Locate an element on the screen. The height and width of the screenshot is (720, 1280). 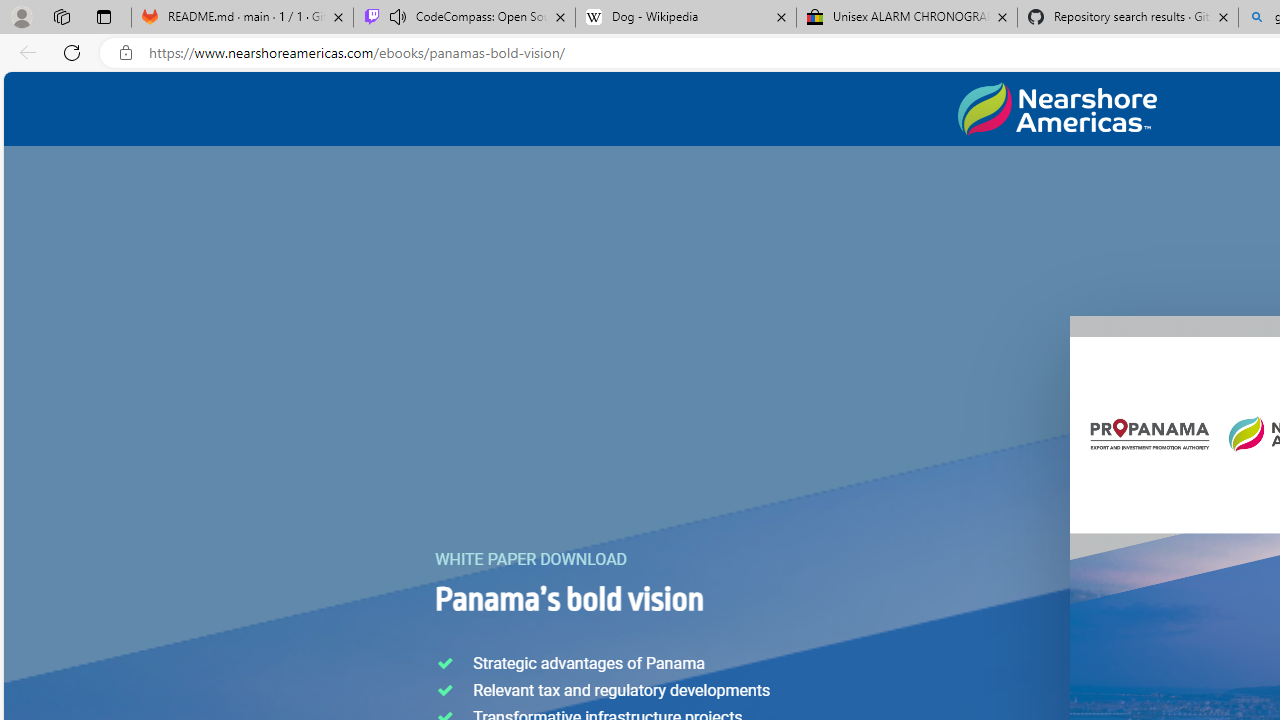
'Dog - Wikipedia' is located at coordinates (686, 17).